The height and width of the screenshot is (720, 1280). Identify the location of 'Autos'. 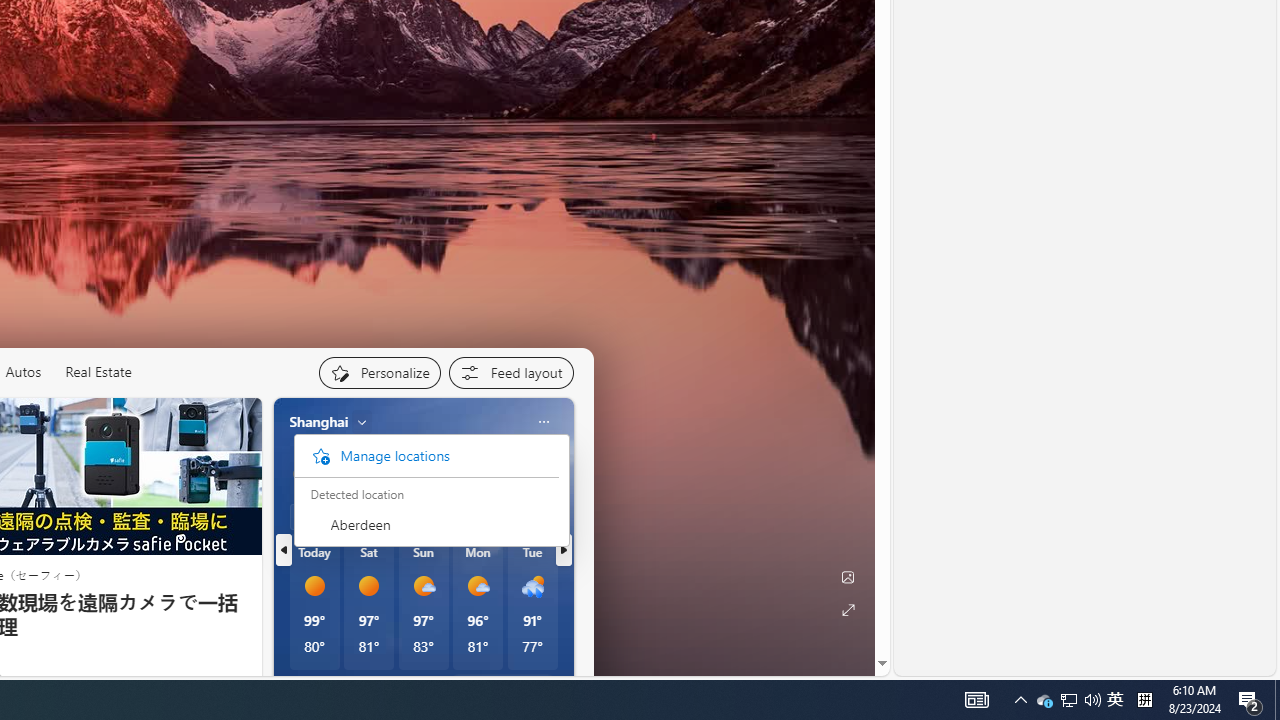
(23, 371).